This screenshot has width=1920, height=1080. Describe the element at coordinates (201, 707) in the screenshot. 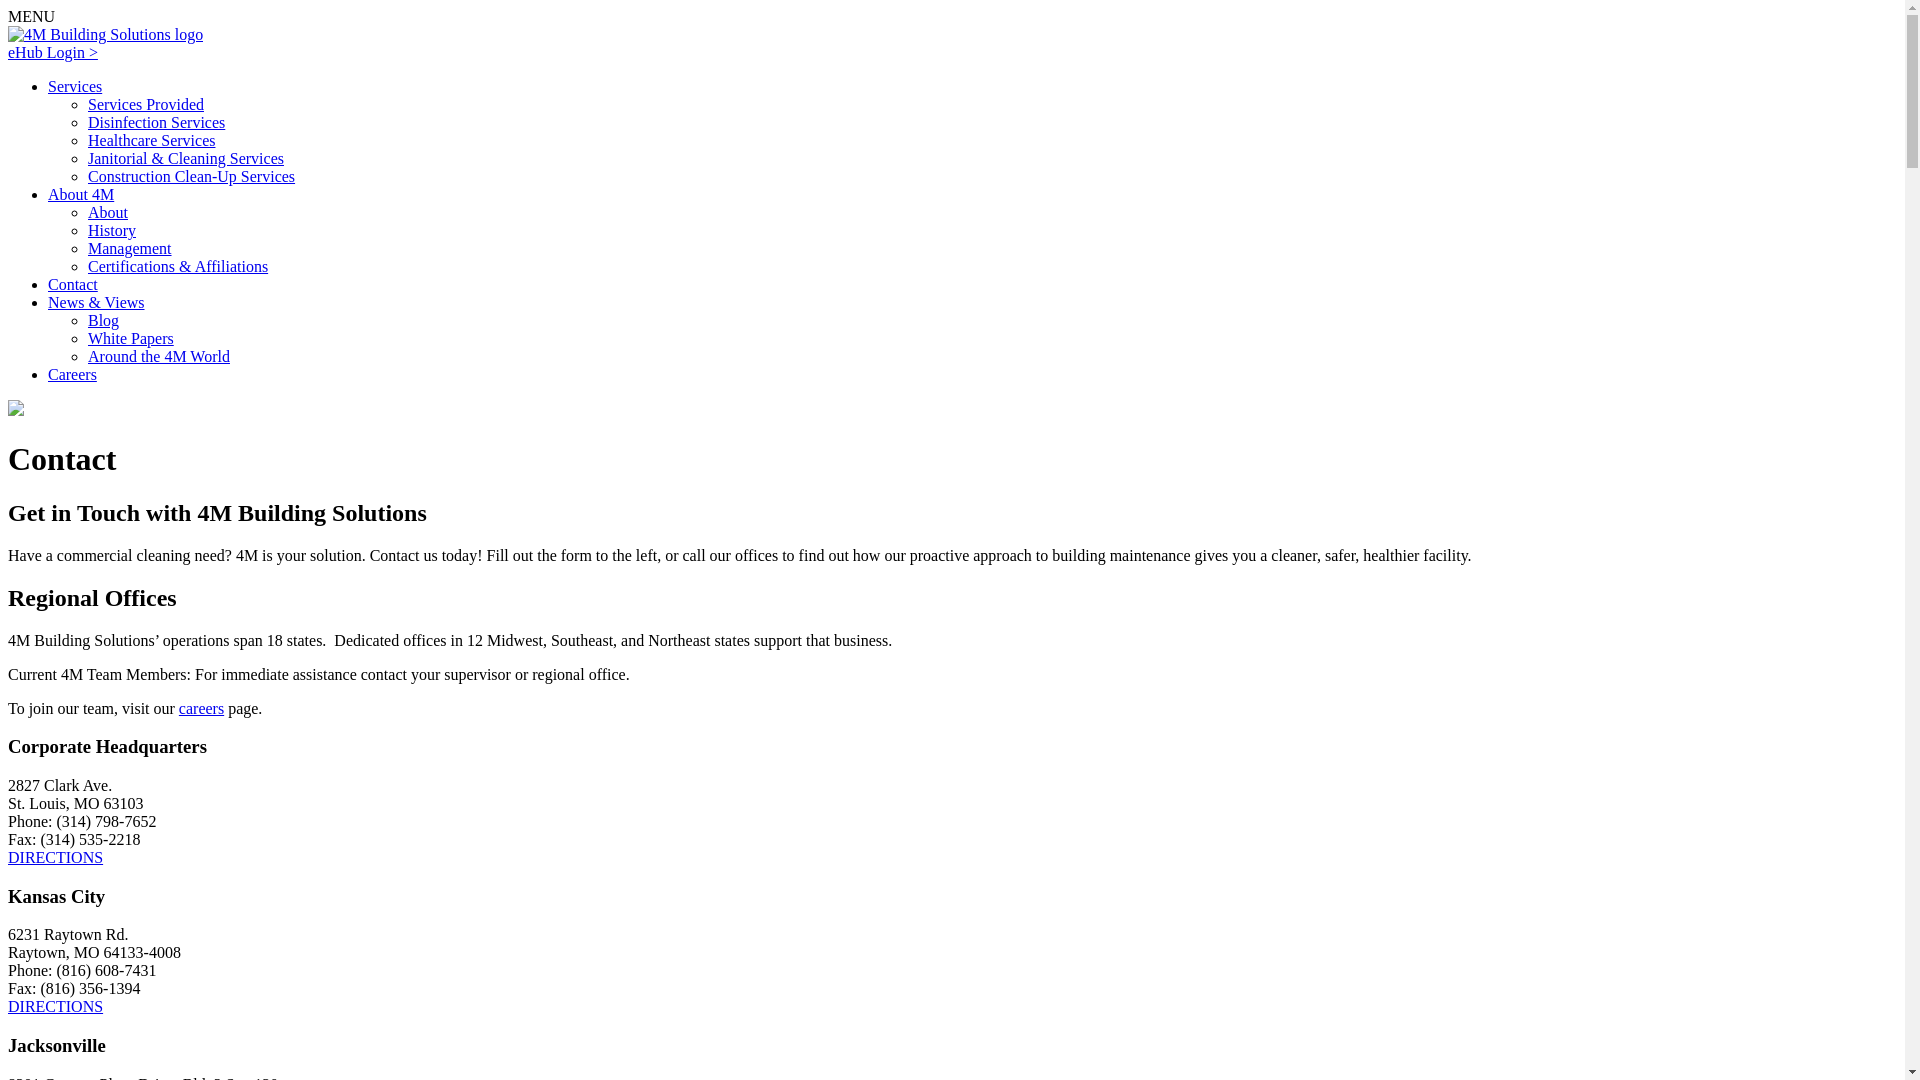

I see `'careers'` at that location.